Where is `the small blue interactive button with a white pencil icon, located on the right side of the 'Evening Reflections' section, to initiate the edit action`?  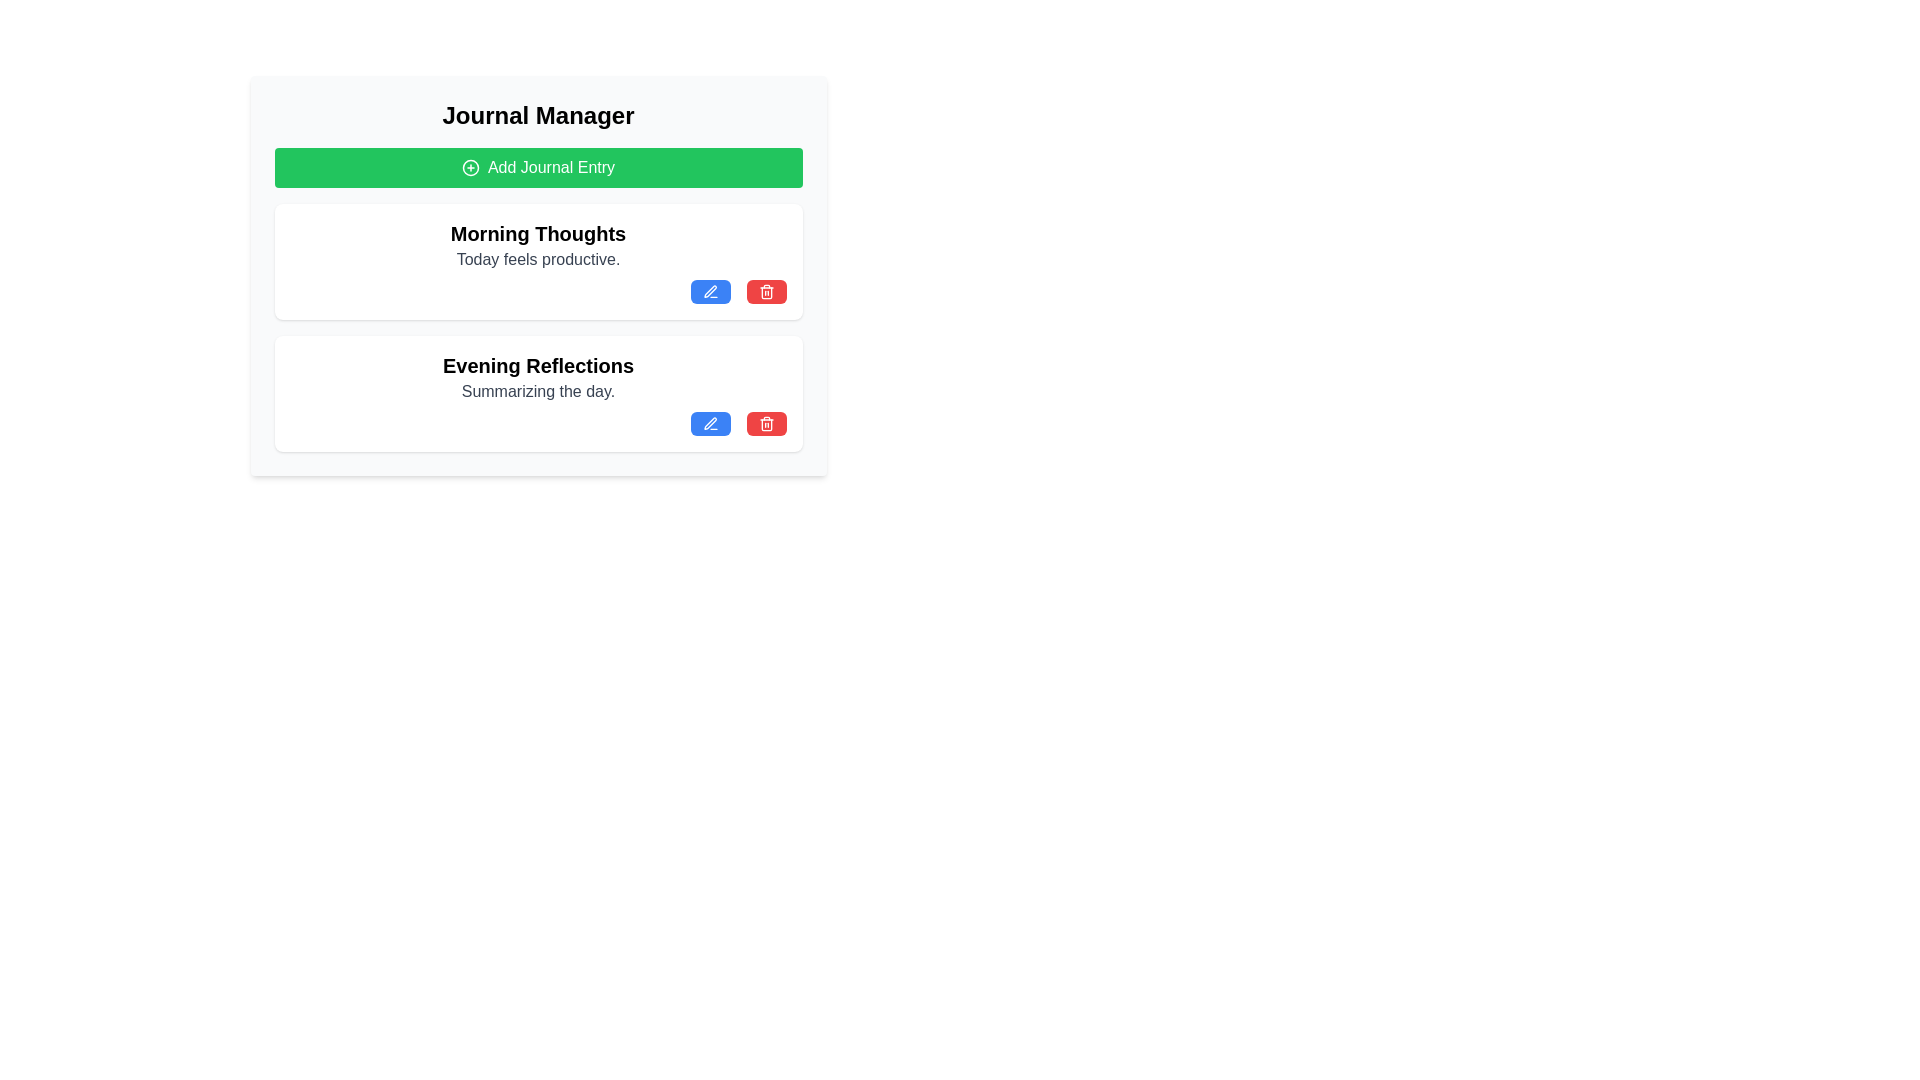
the small blue interactive button with a white pencil icon, located on the right side of the 'Evening Reflections' section, to initiate the edit action is located at coordinates (710, 423).